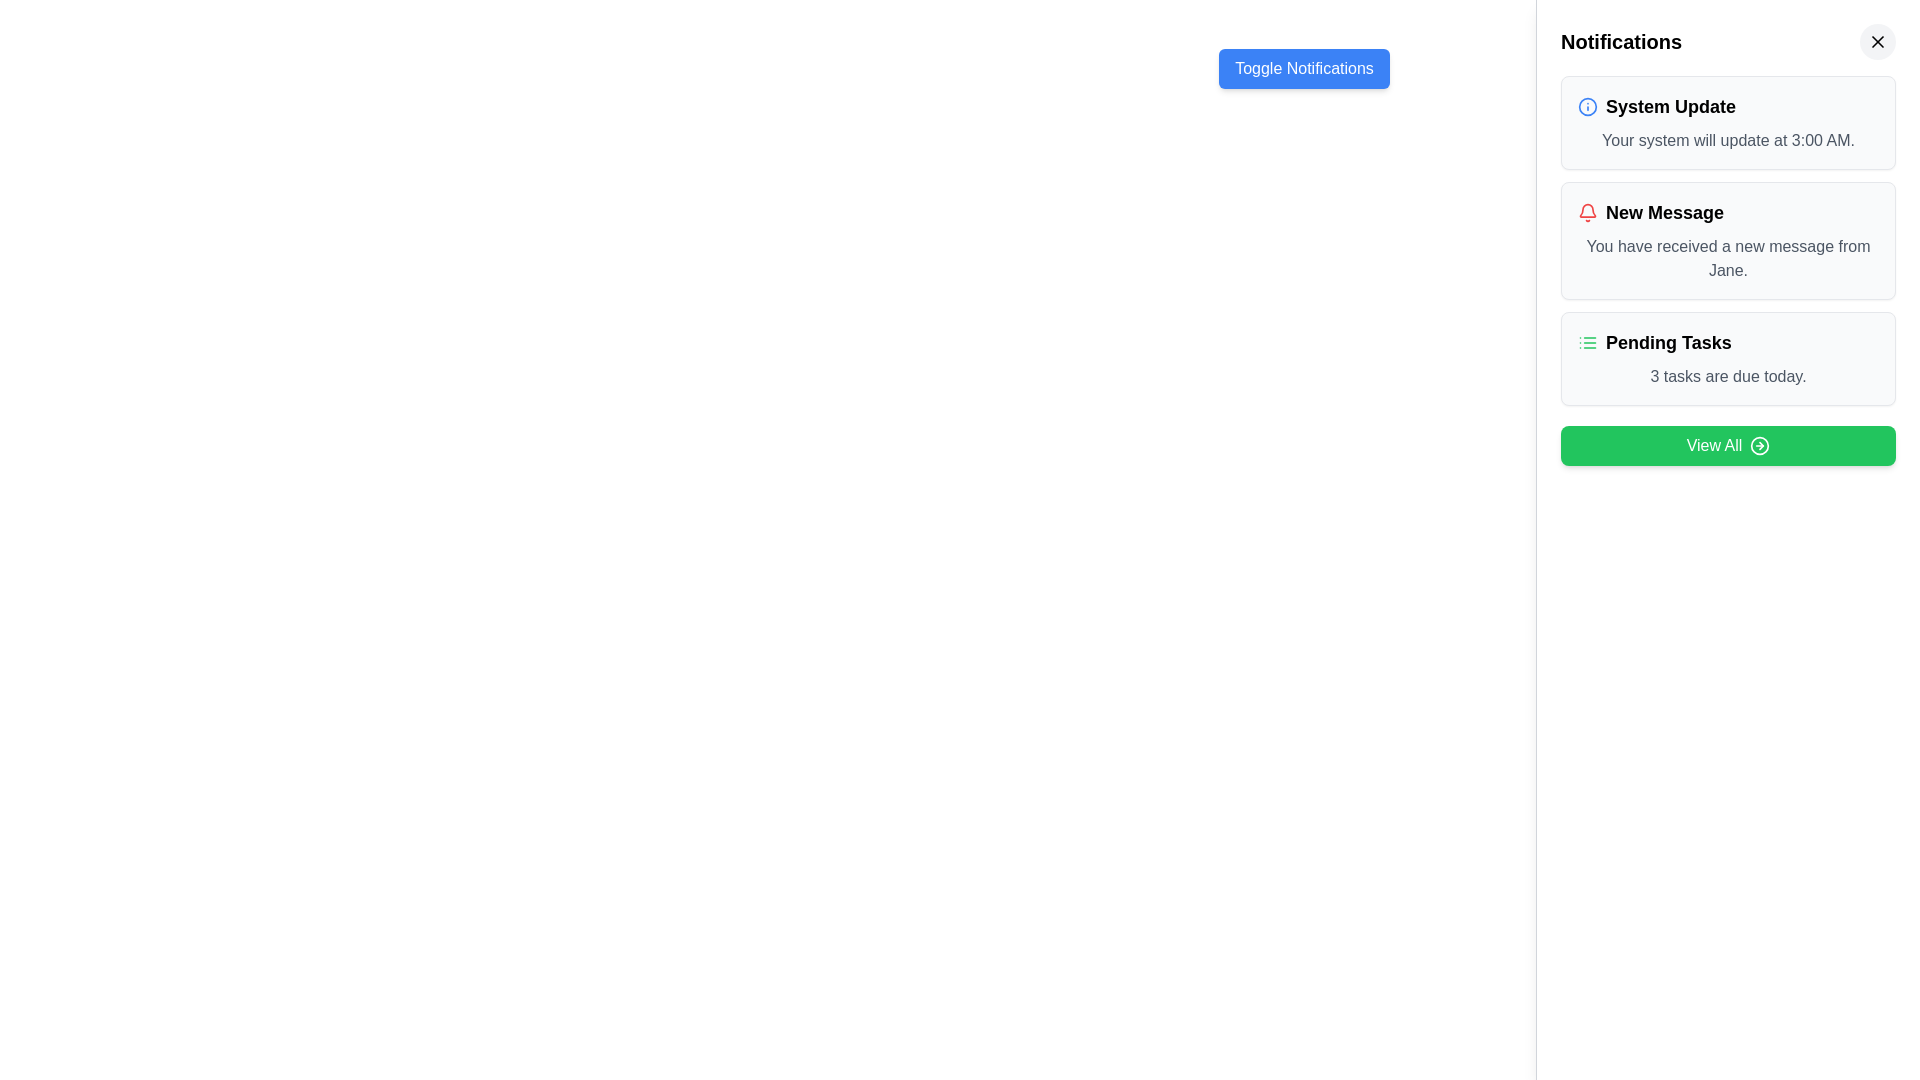 The height and width of the screenshot is (1080, 1920). What do you see at coordinates (1587, 342) in the screenshot?
I see `the green 'list' icon representing pending tasks, which is located to the left of the 'Pending Tasks' text in the notifications section` at bounding box center [1587, 342].